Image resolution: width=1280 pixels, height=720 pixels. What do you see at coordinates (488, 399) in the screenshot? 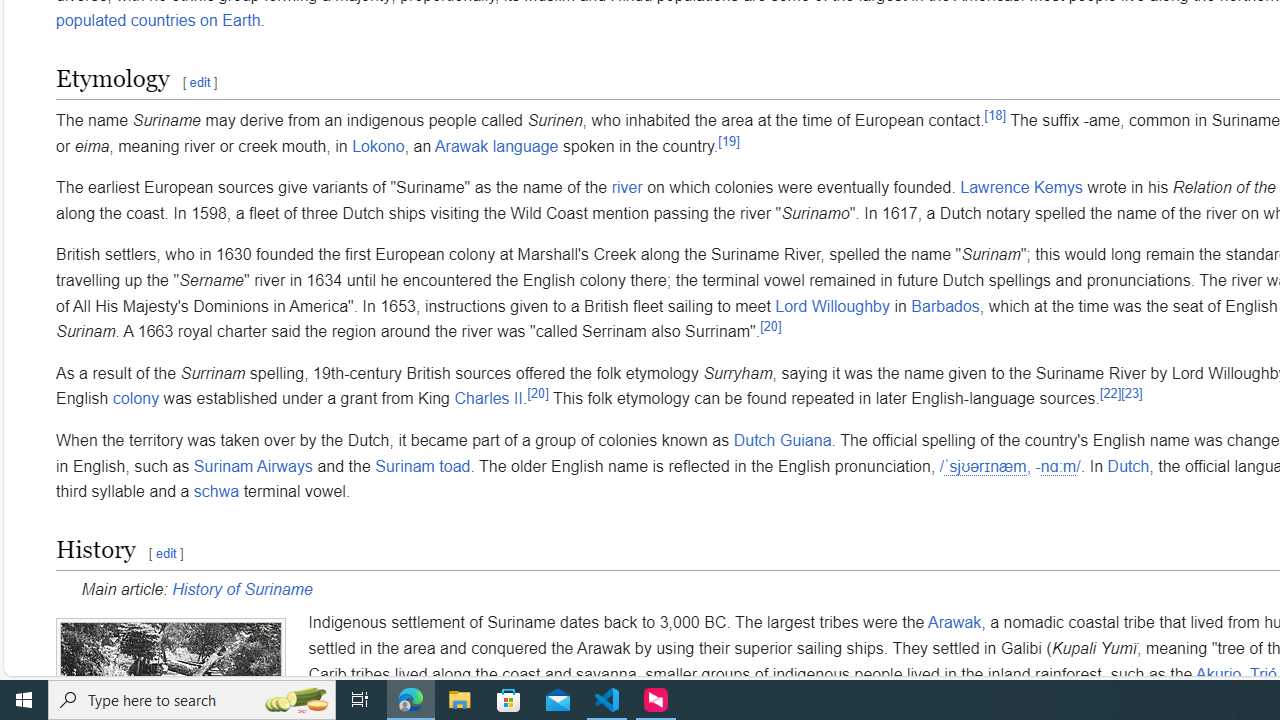
I see `'Charles II'` at bounding box center [488, 399].